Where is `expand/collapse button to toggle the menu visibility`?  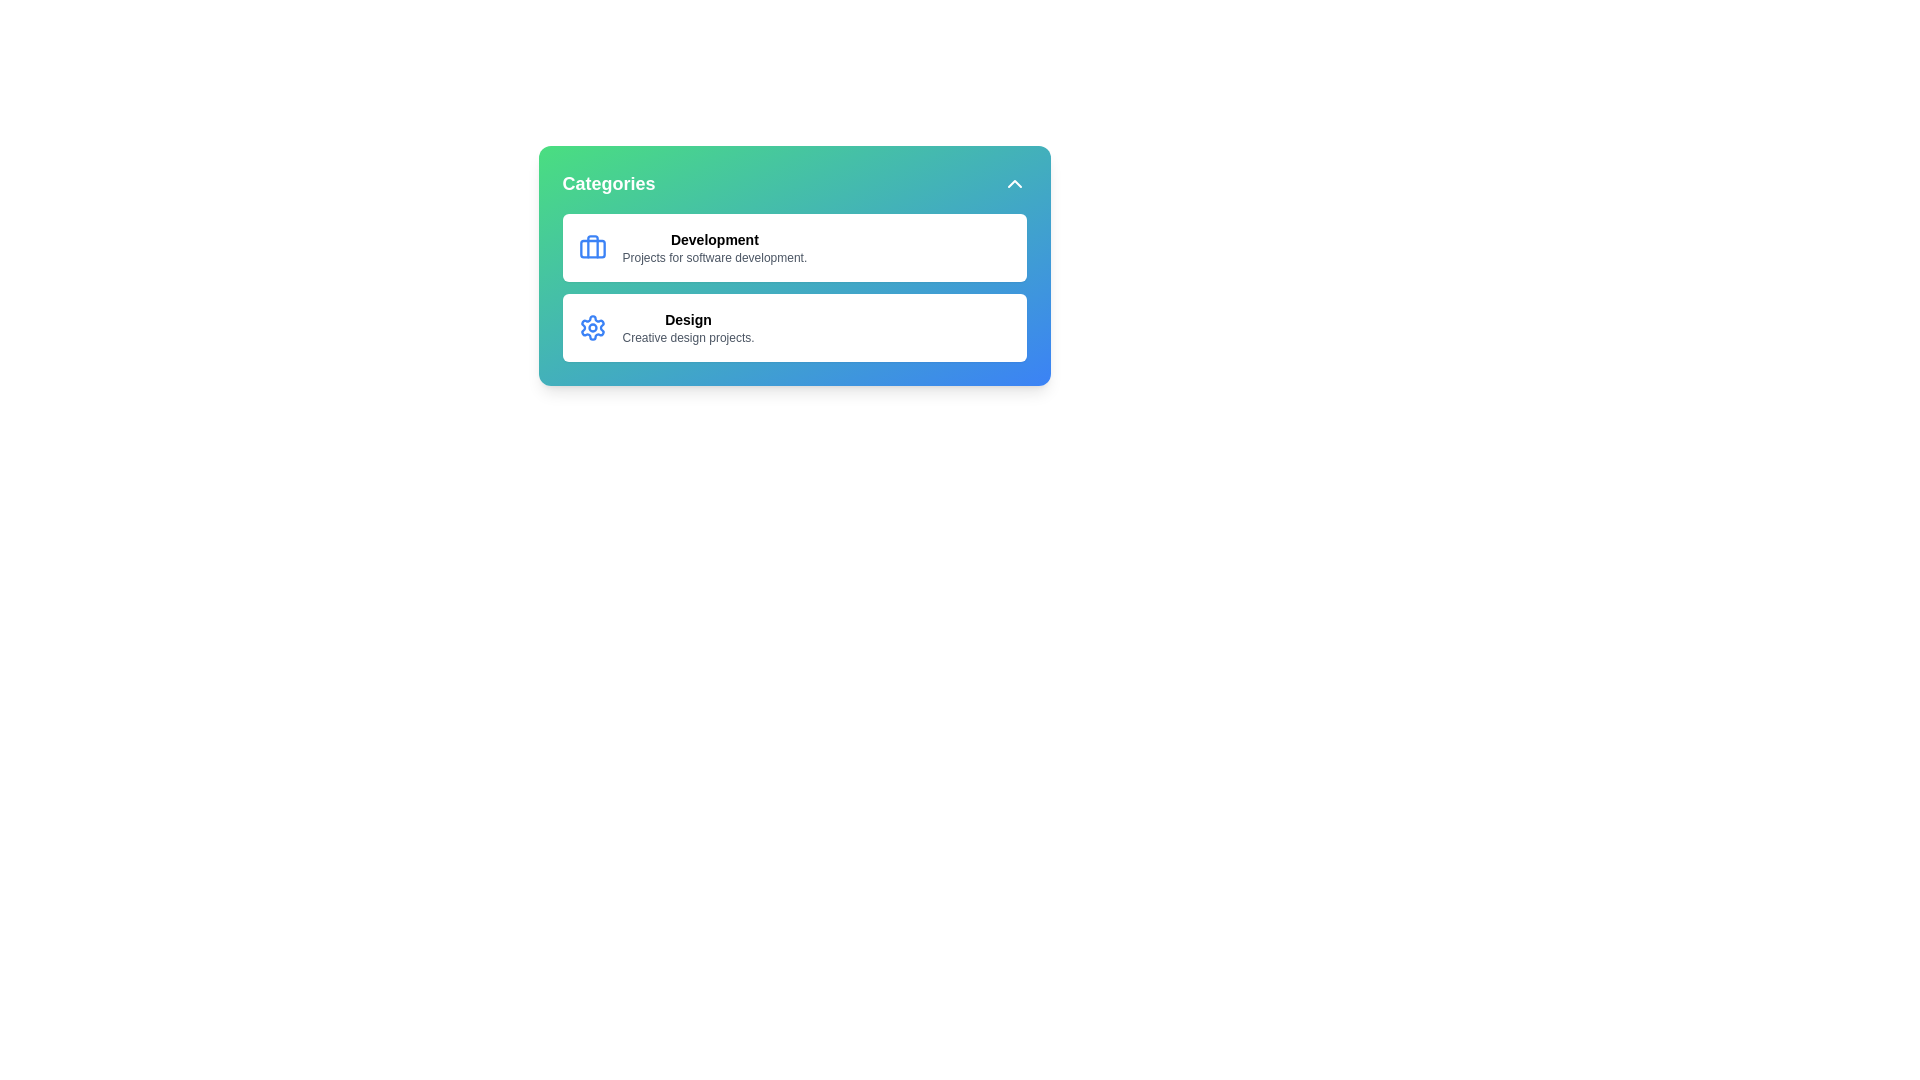 expand/collapse button to toggle the menu visibility is located at coordinates (1014, 184).